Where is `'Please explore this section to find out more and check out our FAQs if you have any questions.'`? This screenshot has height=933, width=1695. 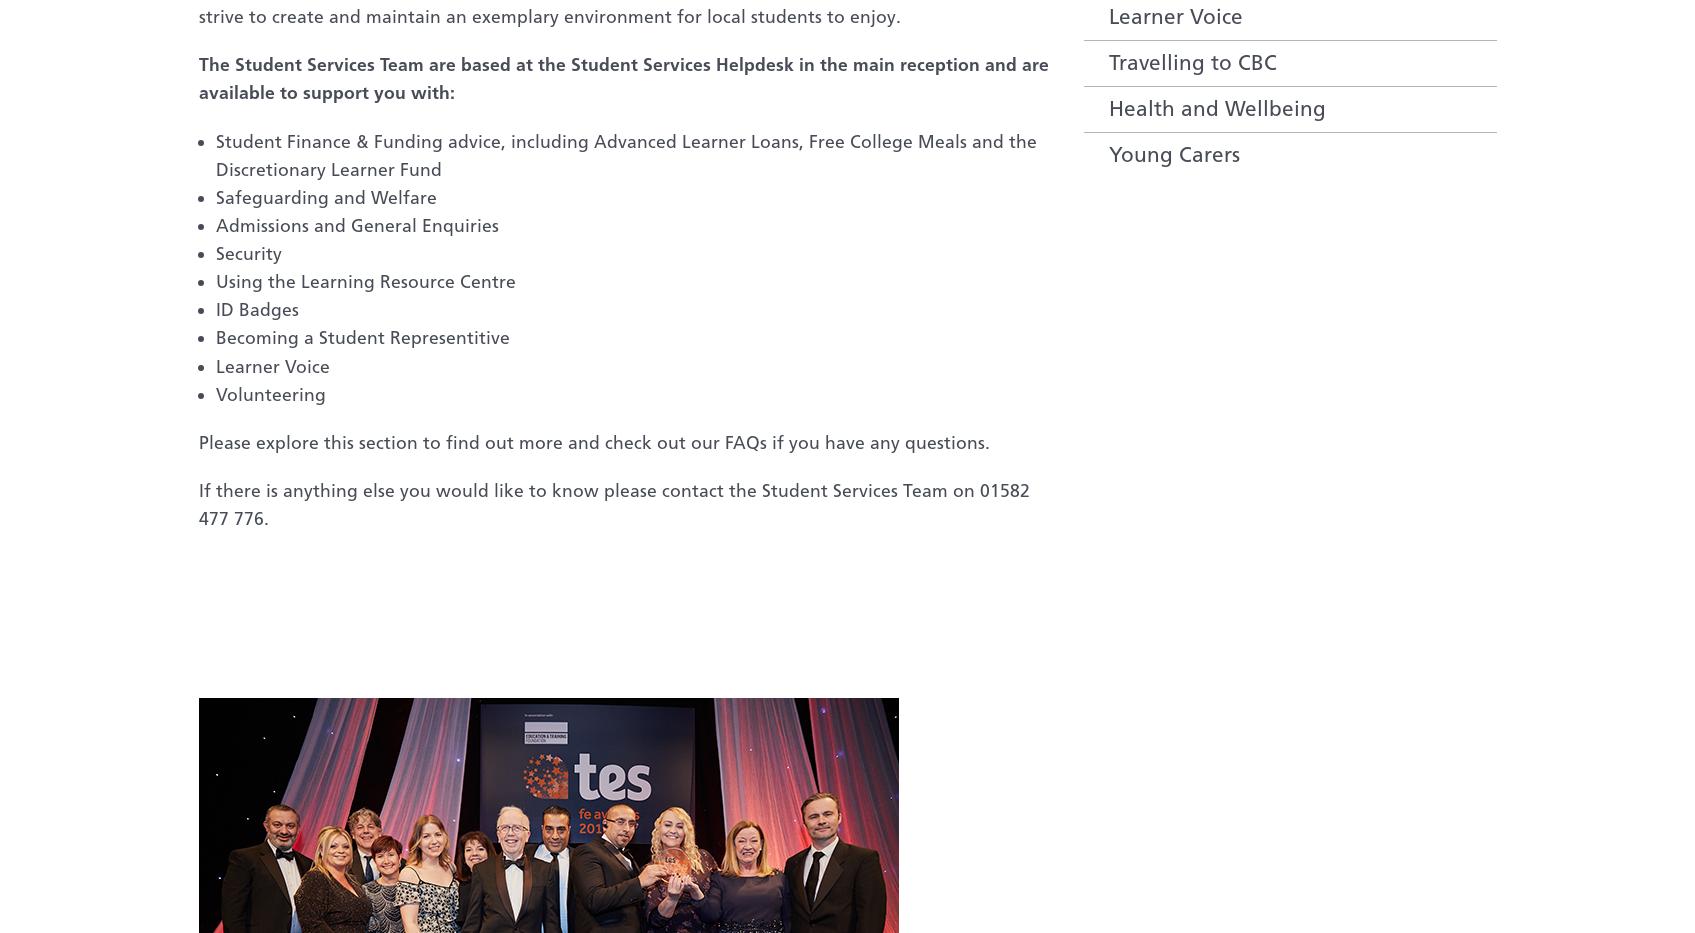 'Please explore this section to find out more and check out our FAQs if you have any questions.' is located at coordinates (196, 440).